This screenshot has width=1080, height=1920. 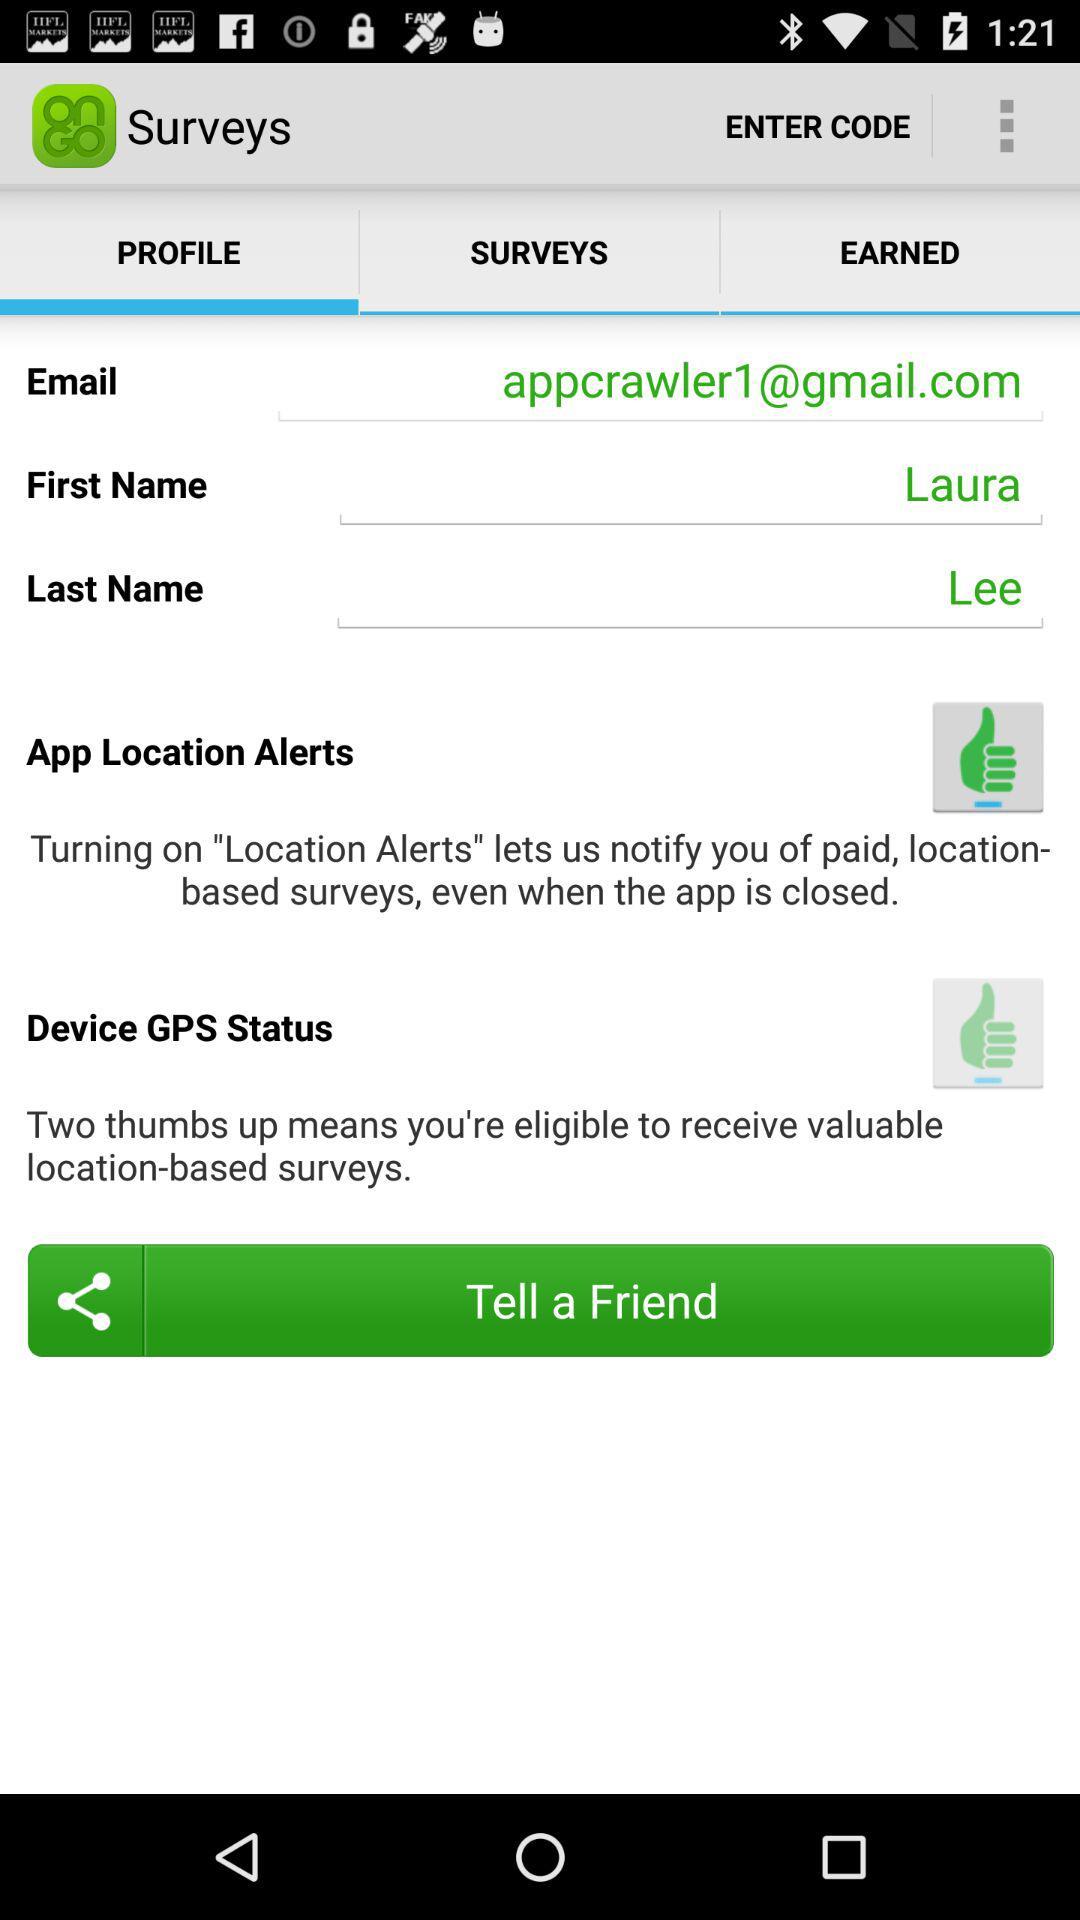 I want to click on item next to app location alerts item, so click(x=987, y=756).